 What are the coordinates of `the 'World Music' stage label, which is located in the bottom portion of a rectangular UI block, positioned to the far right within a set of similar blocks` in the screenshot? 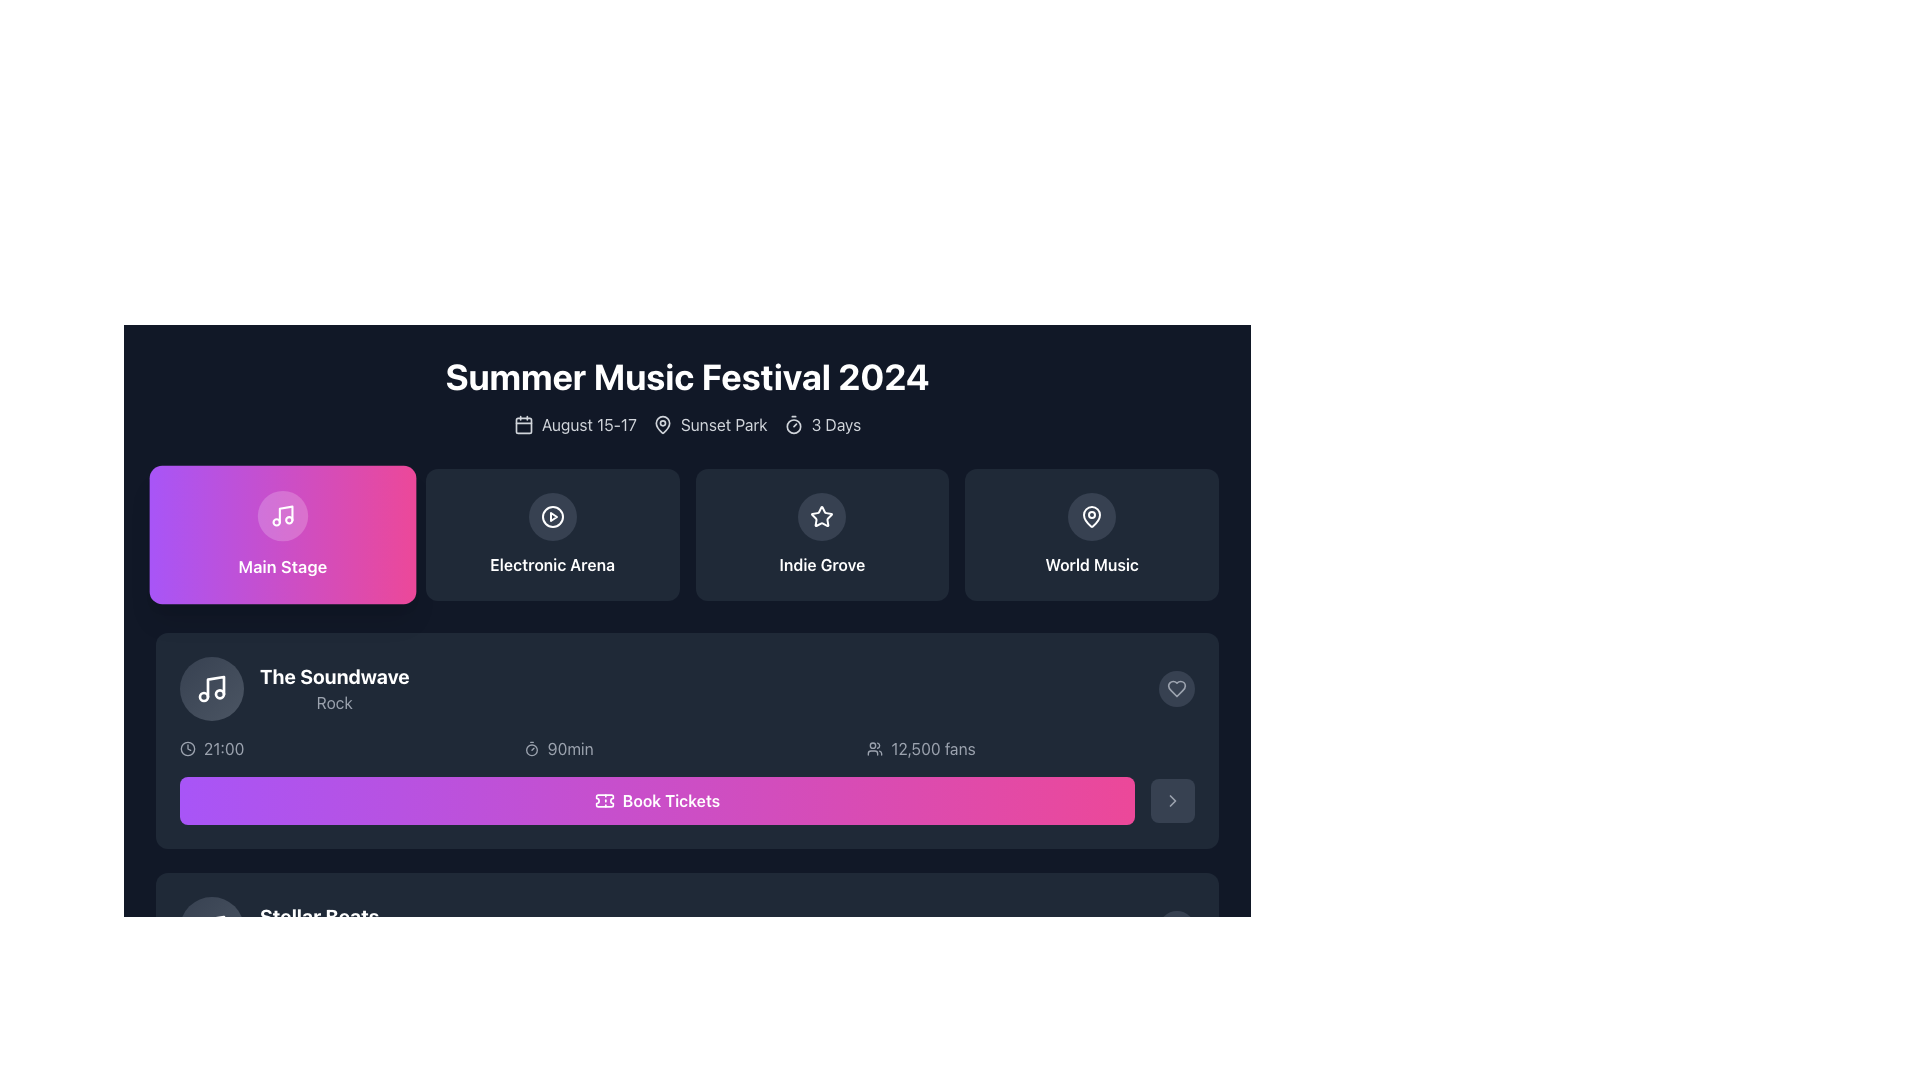 It's located at (1091, 564).